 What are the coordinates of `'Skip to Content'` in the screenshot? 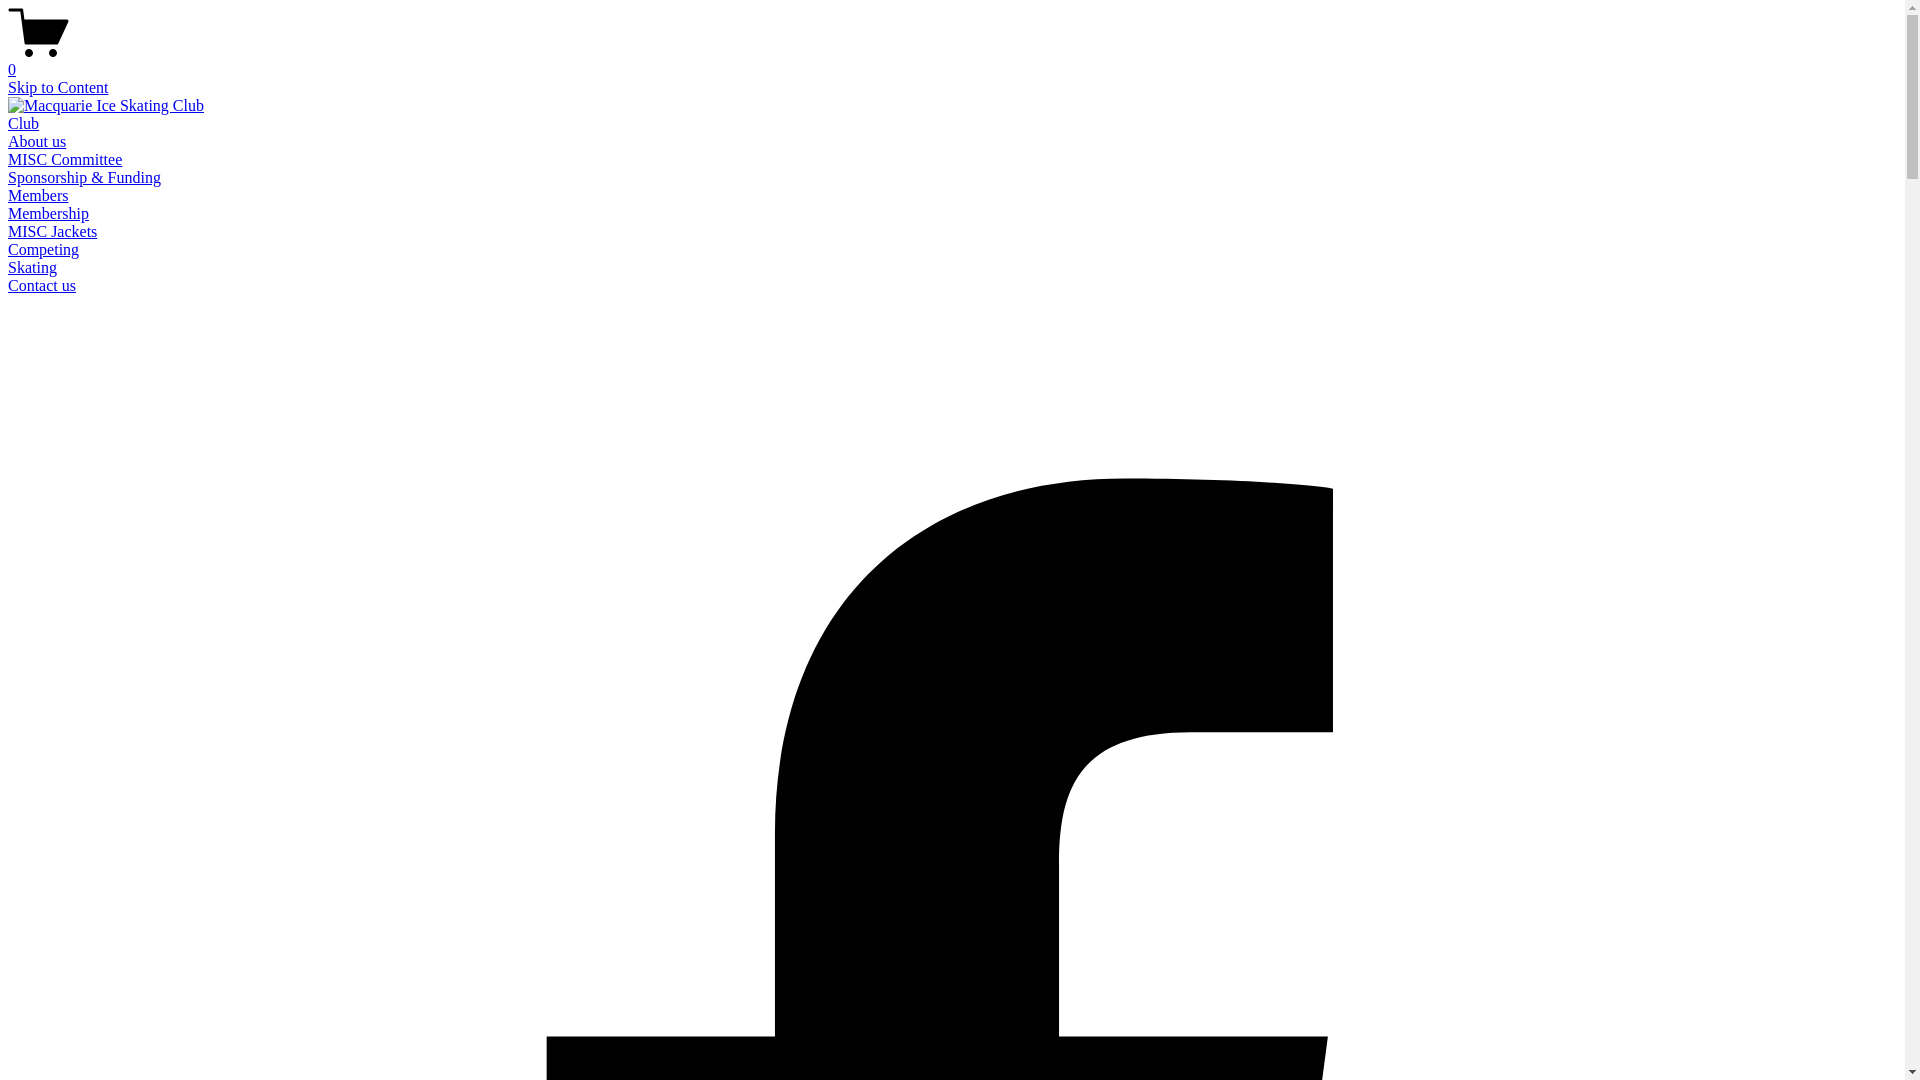 It's located at (8, 86).